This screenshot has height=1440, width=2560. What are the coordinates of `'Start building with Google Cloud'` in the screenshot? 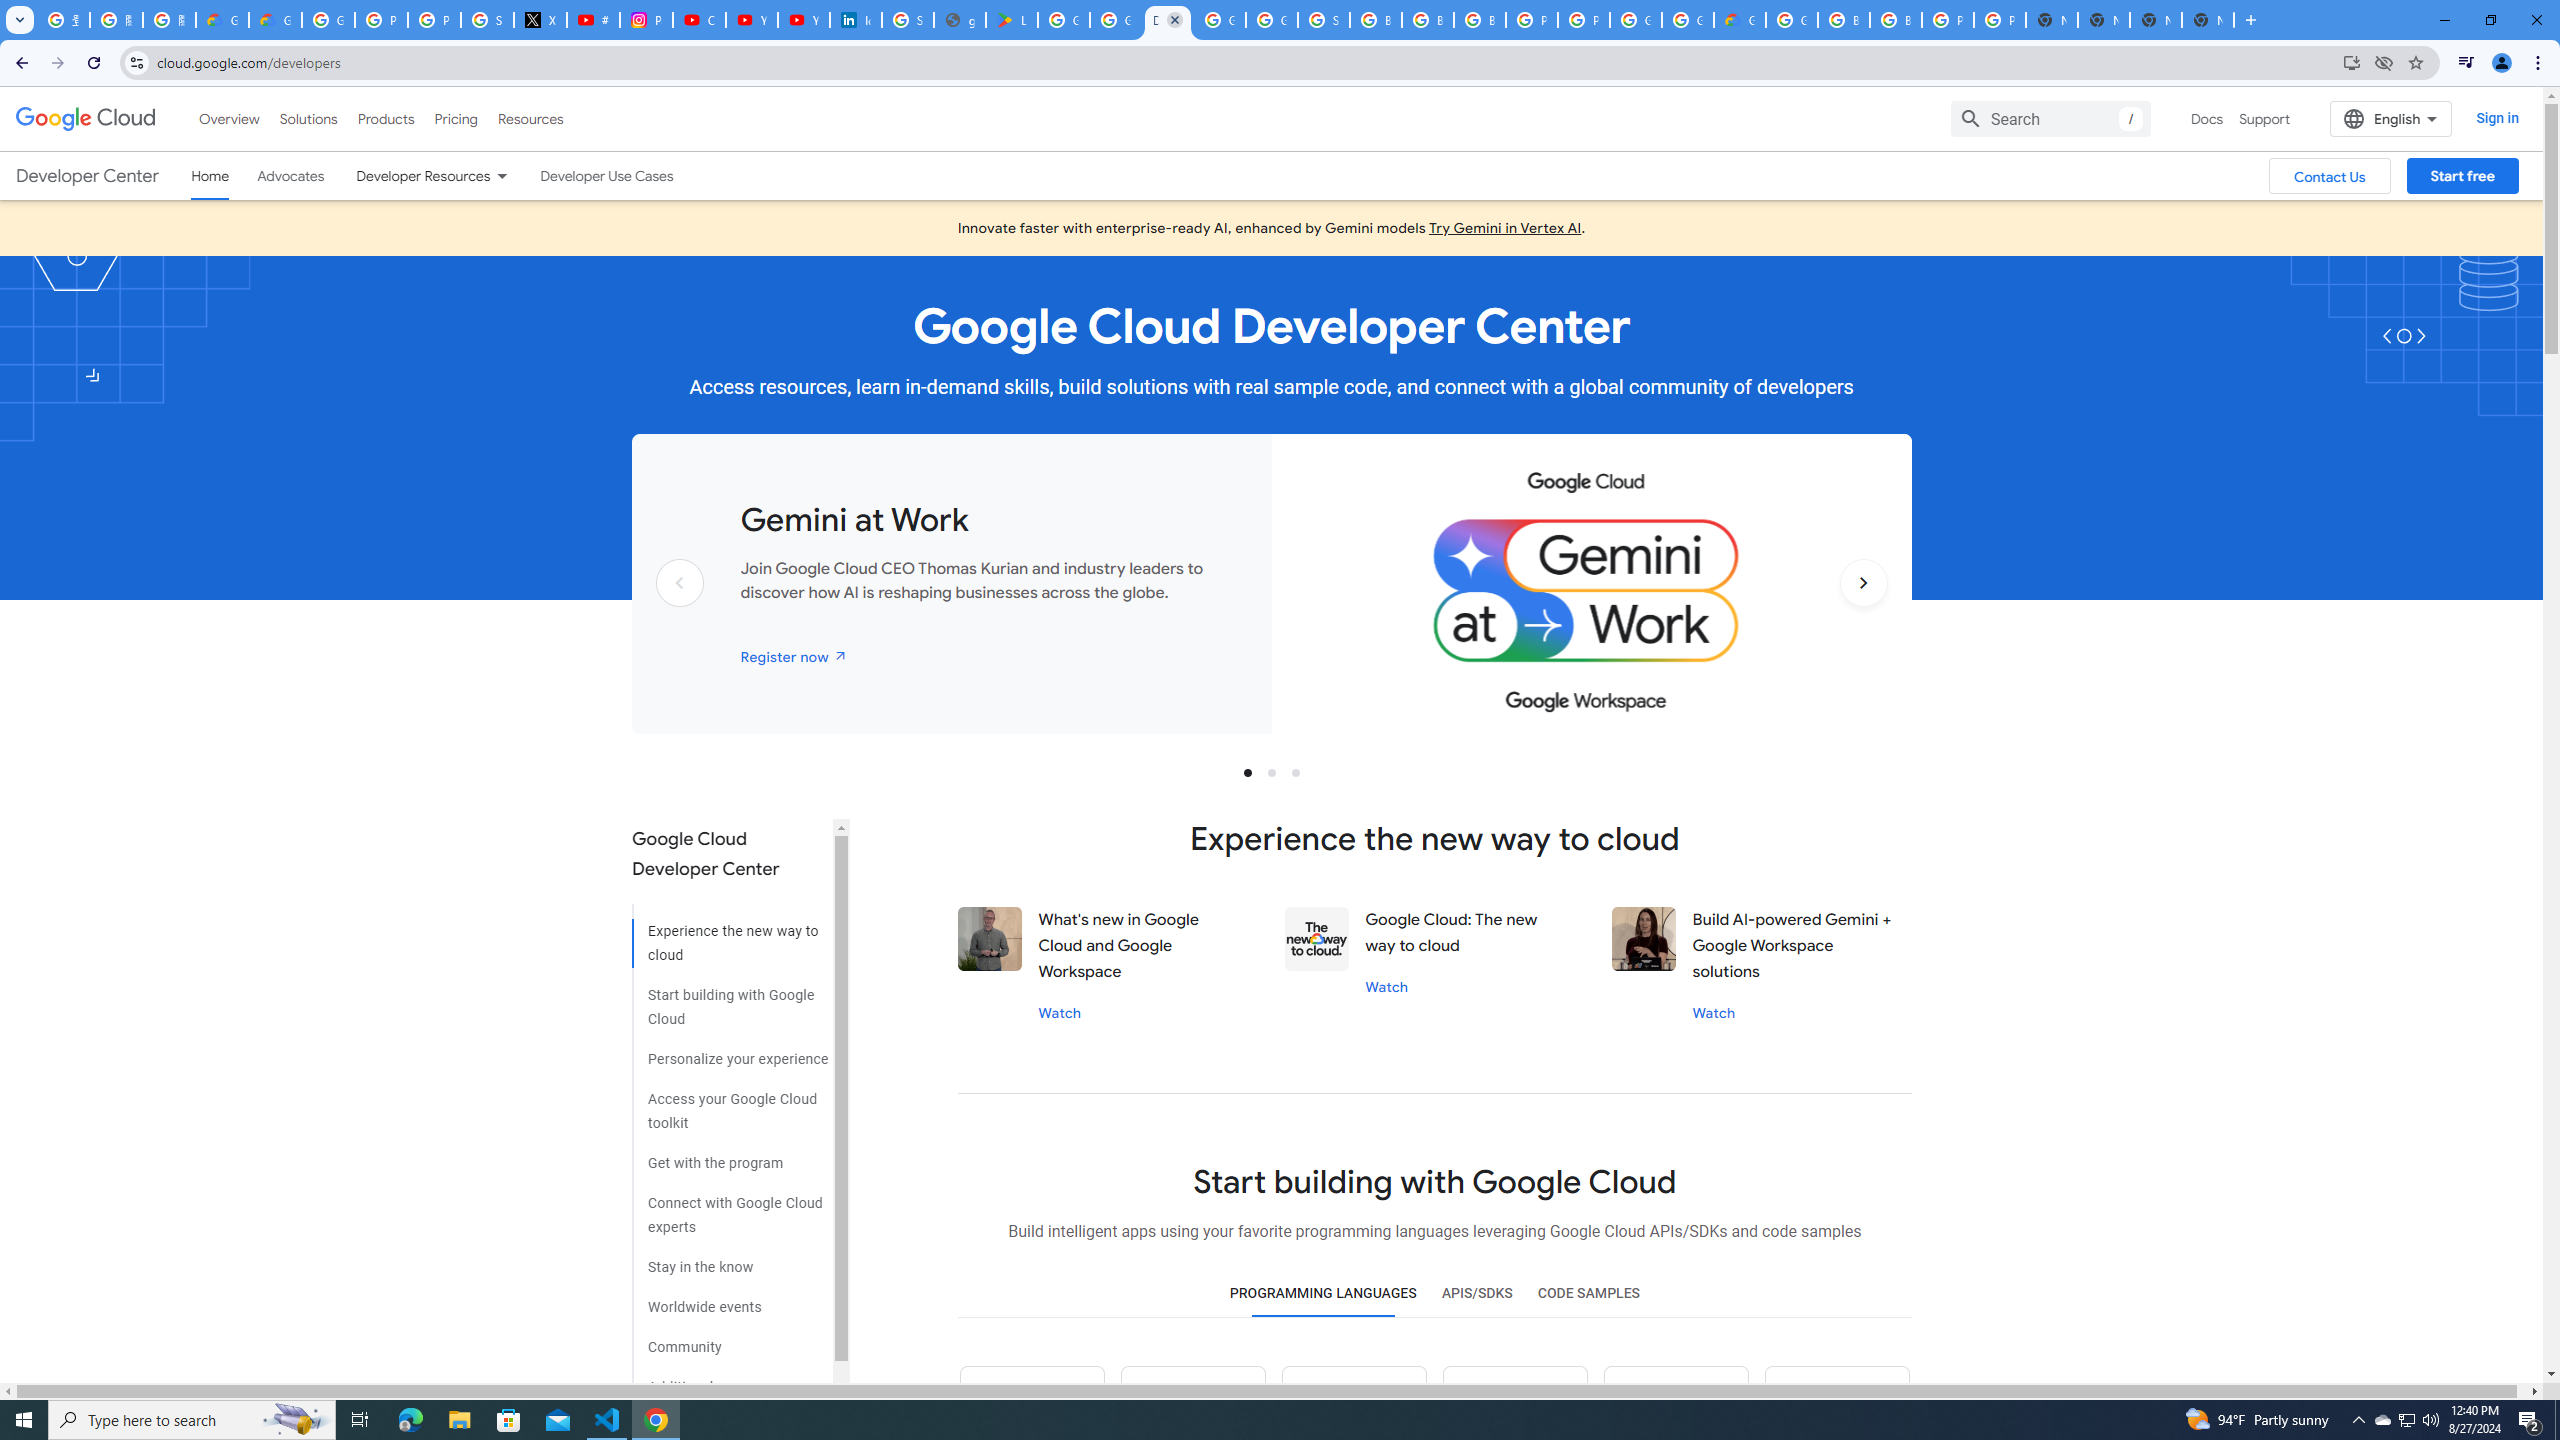 It's located at (729, 999).